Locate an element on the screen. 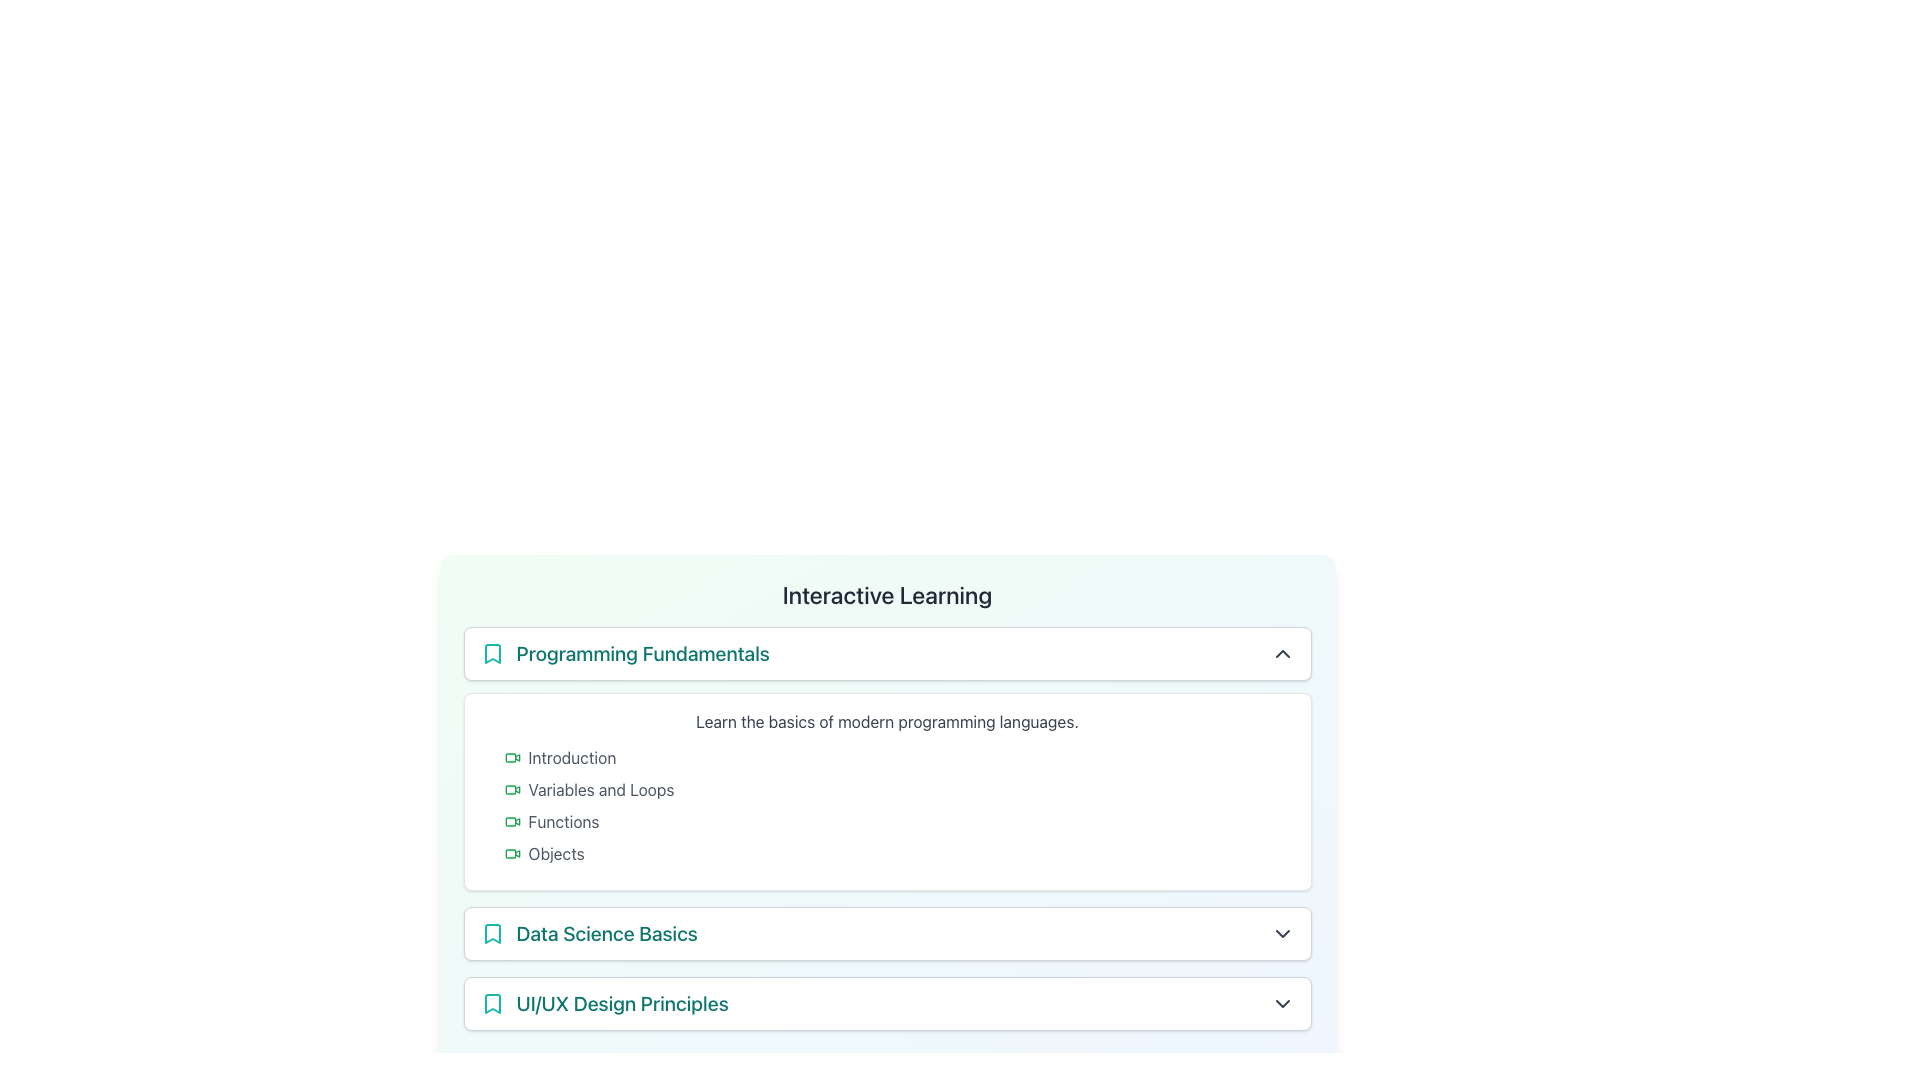  the downward-pointing chevron icon located on the right side of the 'Data Science Basics' section header is located at coordinates (1282, 933).